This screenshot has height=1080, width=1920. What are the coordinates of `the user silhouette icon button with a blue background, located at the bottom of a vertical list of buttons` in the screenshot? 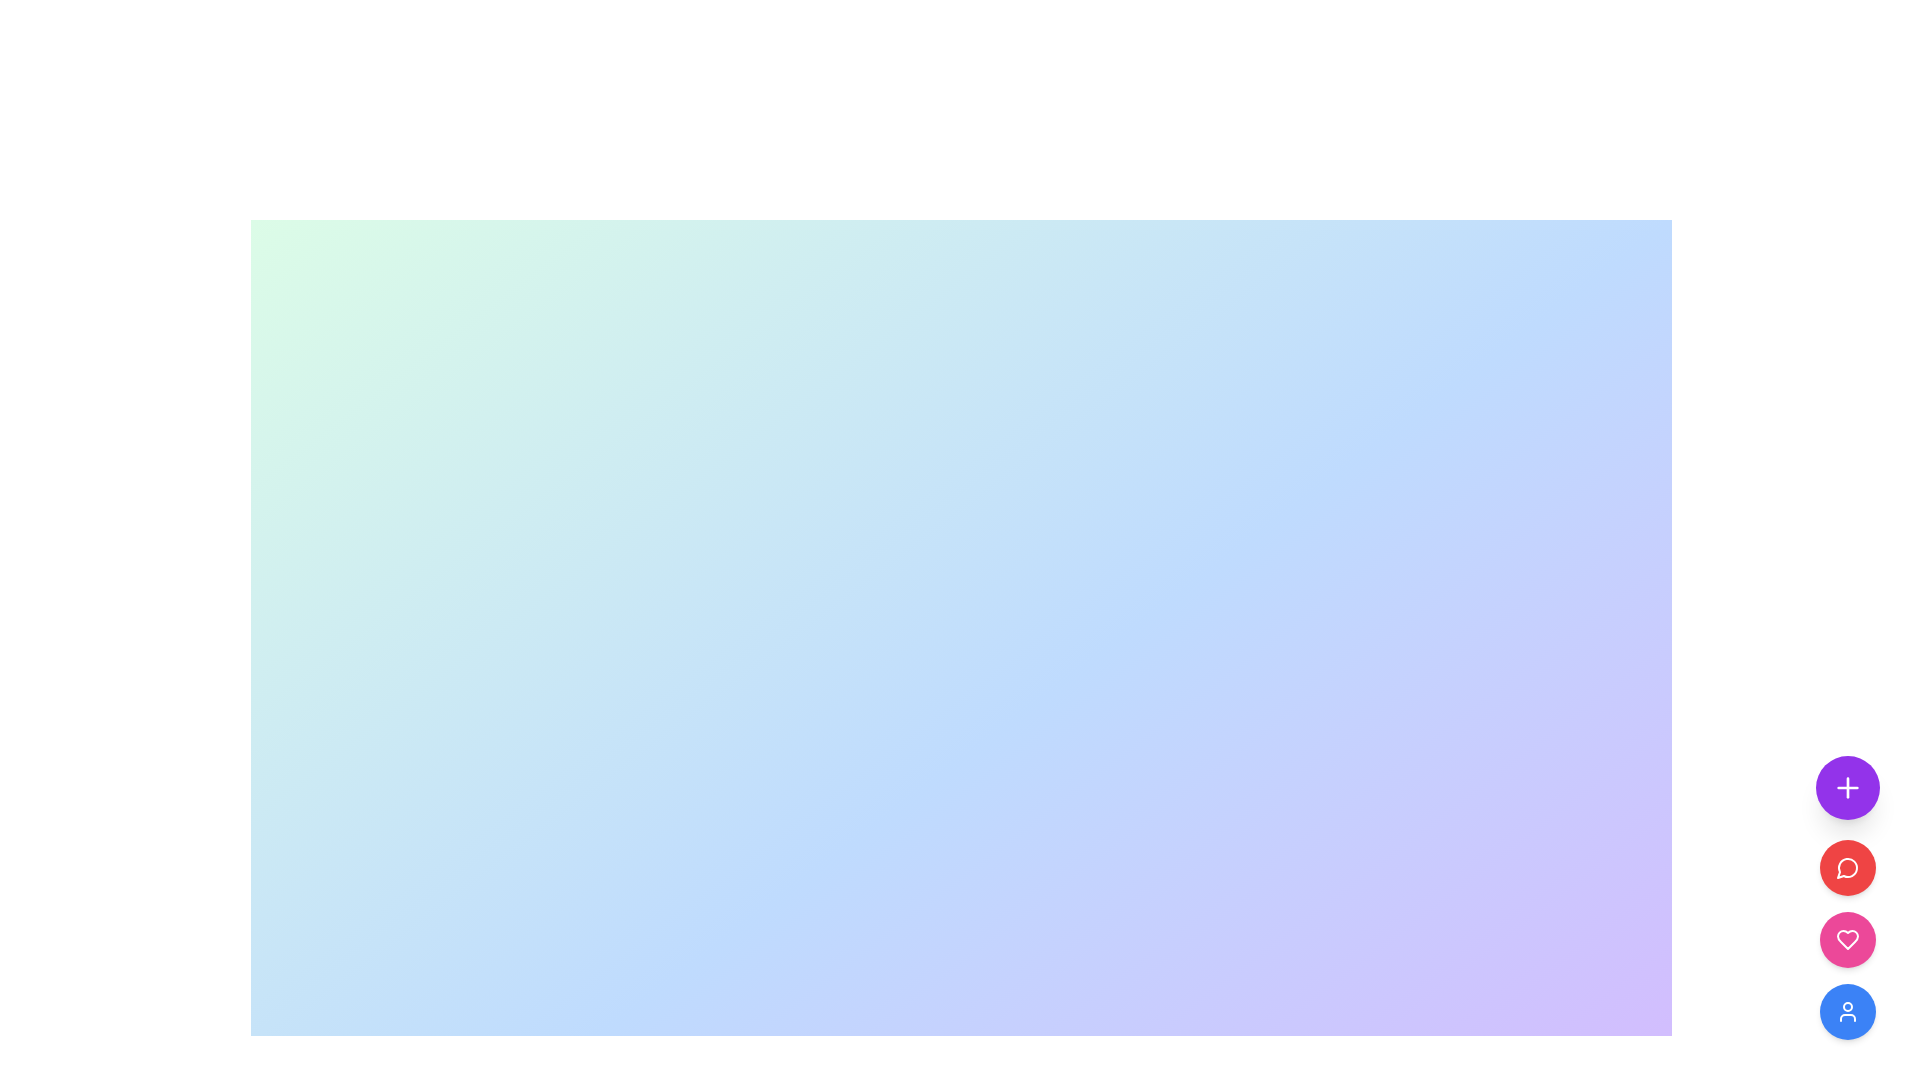 It's located at (1847, 1011).